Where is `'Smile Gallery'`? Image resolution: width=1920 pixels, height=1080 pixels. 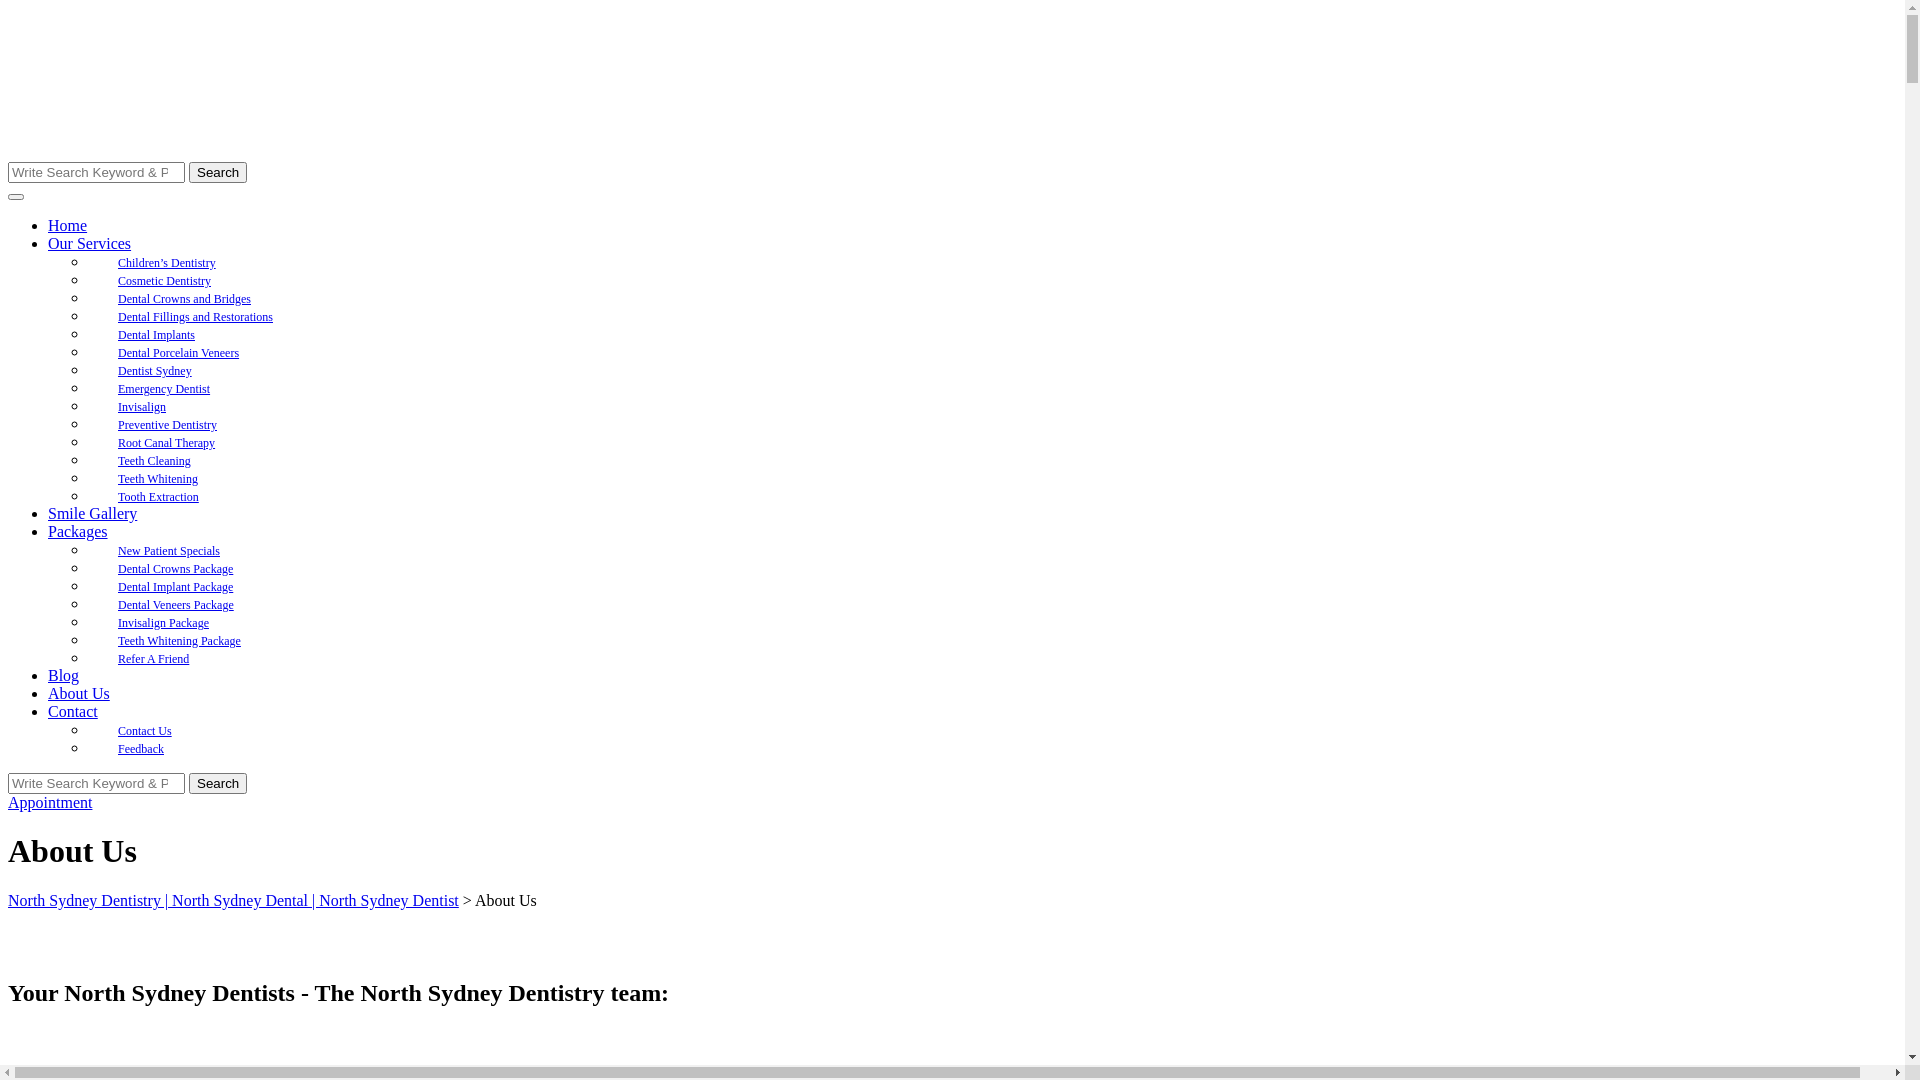 'Smile Gallery' is located at coordinates (91, 512).